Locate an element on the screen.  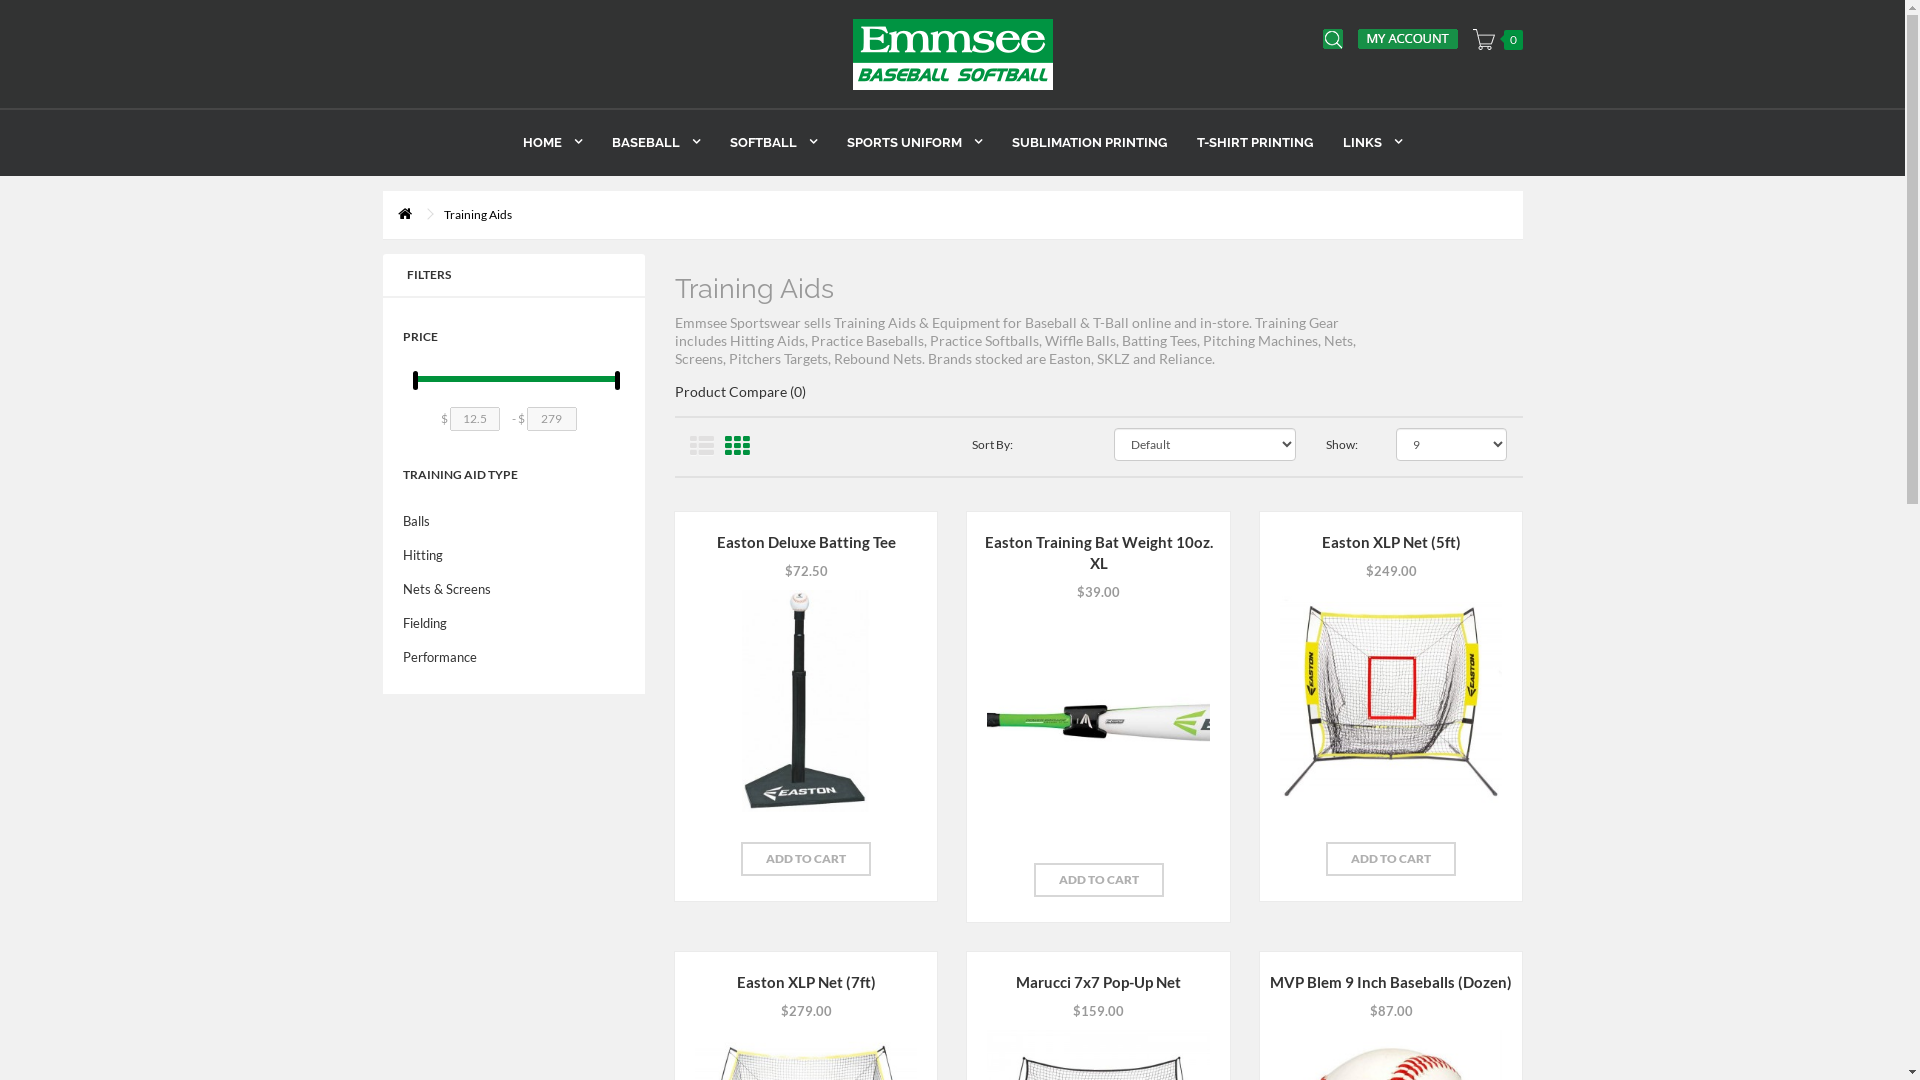
'Emmsee Sportswear' is located at coordinates (950, 53).